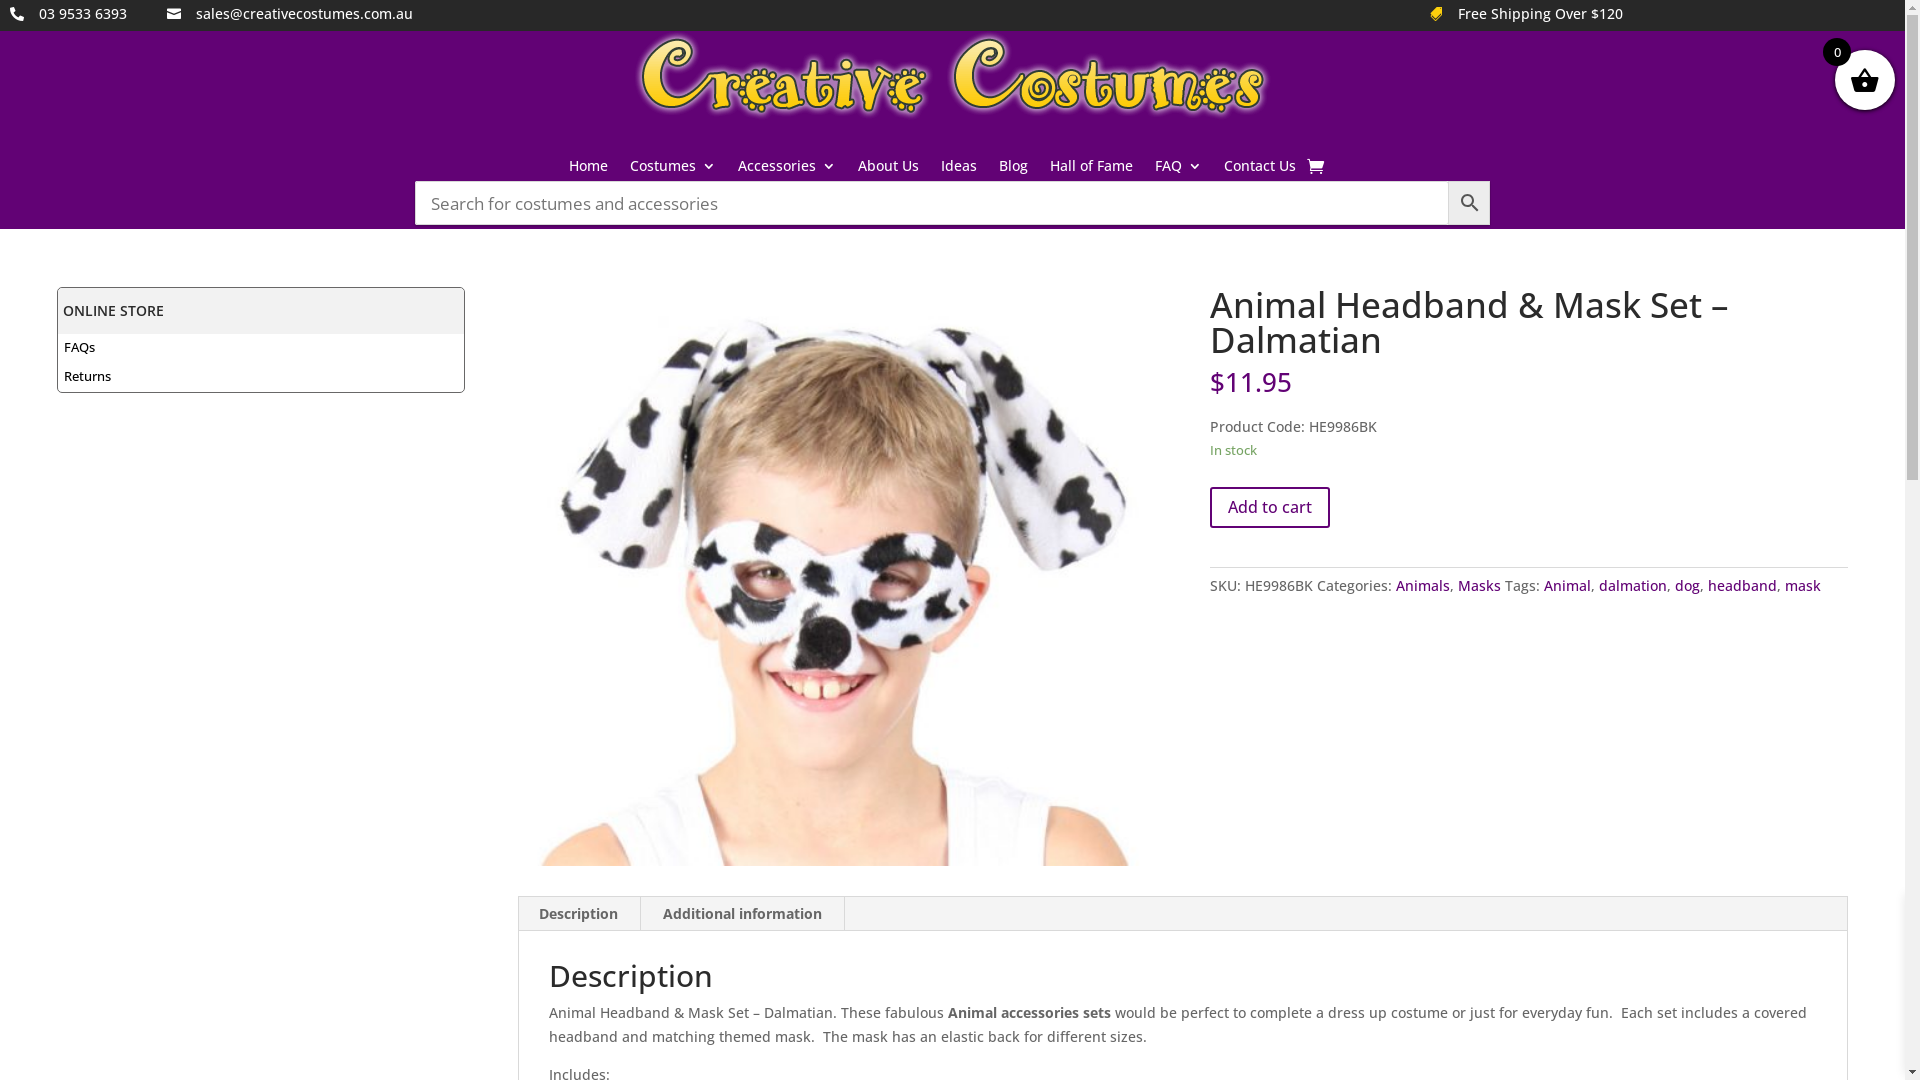  I want to click on 'Animals', so click(1421, 585).